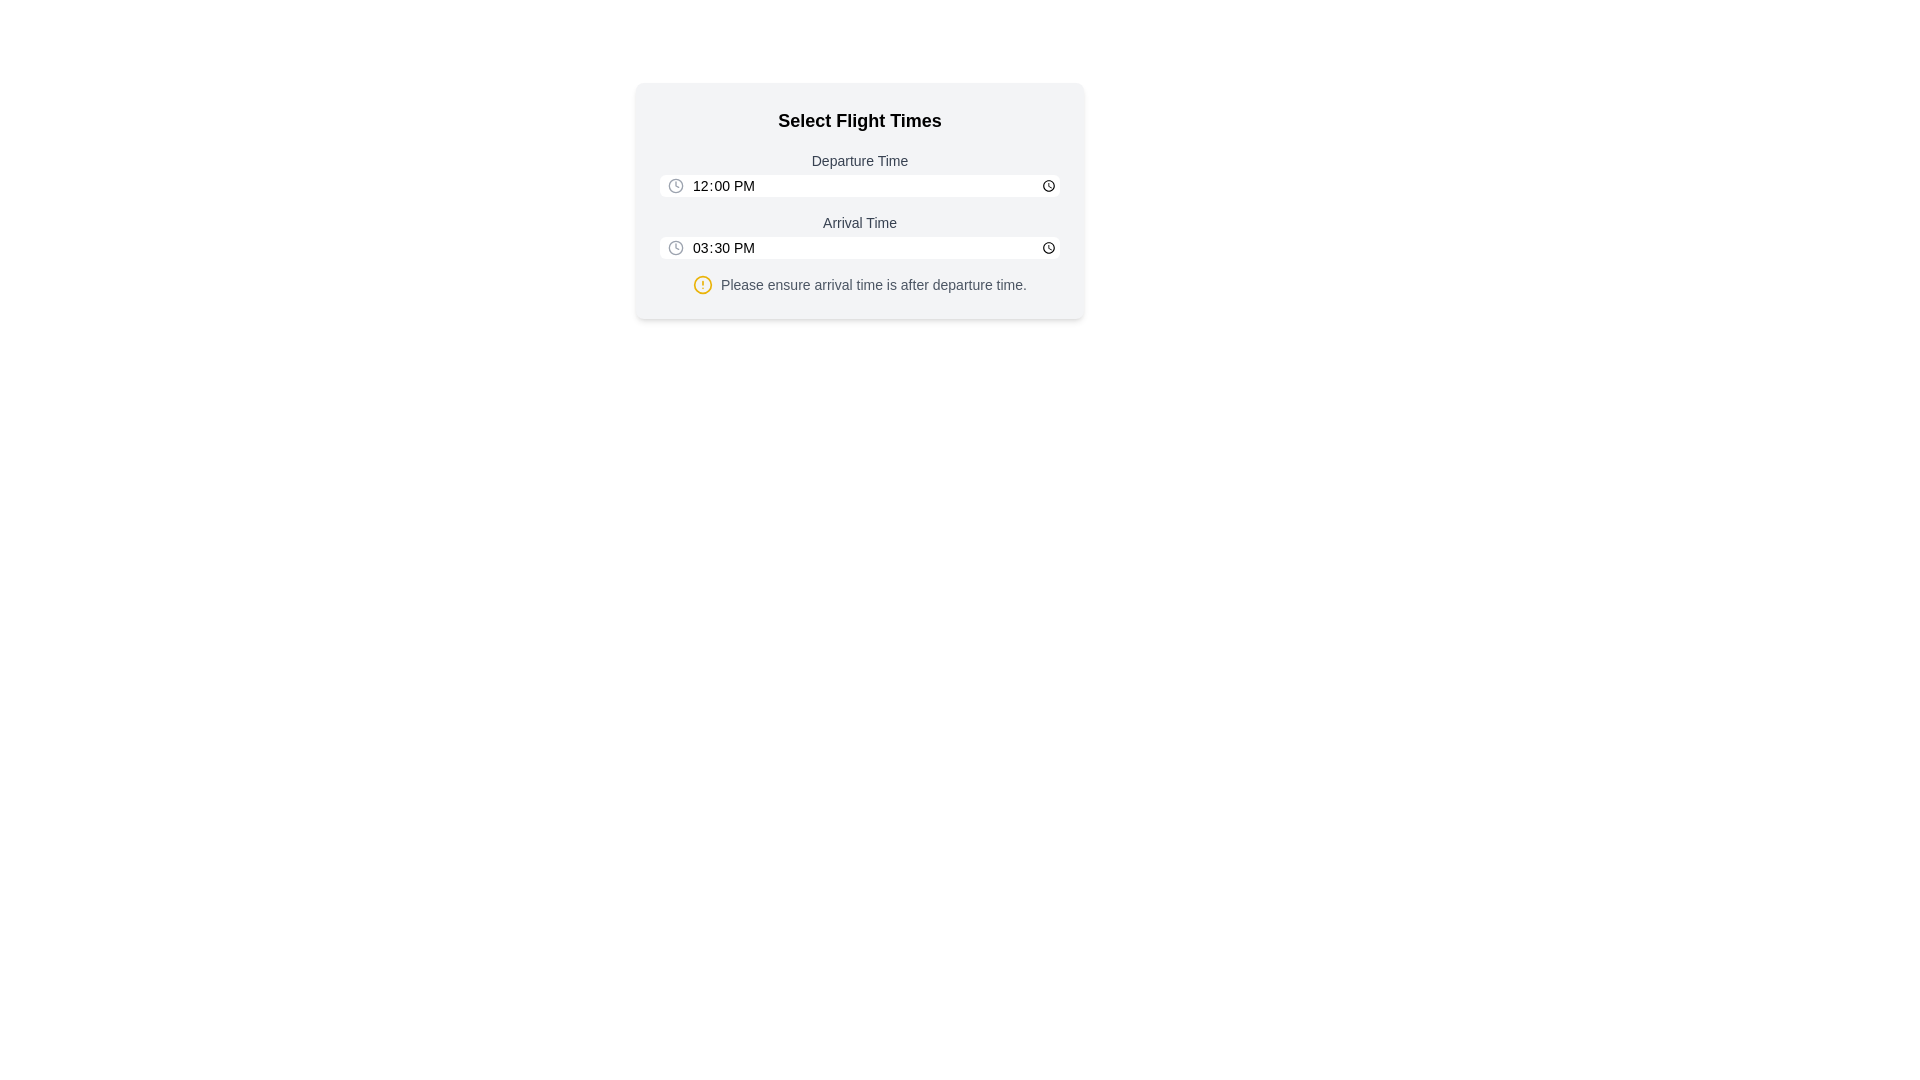  What do you see at coordinates (859, 285) in the screenshot?
I see `the Information message element with a warning icon that reads 'Please ensure arrival time is after departure time.' This element is located beneath the 'Arrival Time' input field in the 'Select Flight Times' card` at bounding box center [859, 285].